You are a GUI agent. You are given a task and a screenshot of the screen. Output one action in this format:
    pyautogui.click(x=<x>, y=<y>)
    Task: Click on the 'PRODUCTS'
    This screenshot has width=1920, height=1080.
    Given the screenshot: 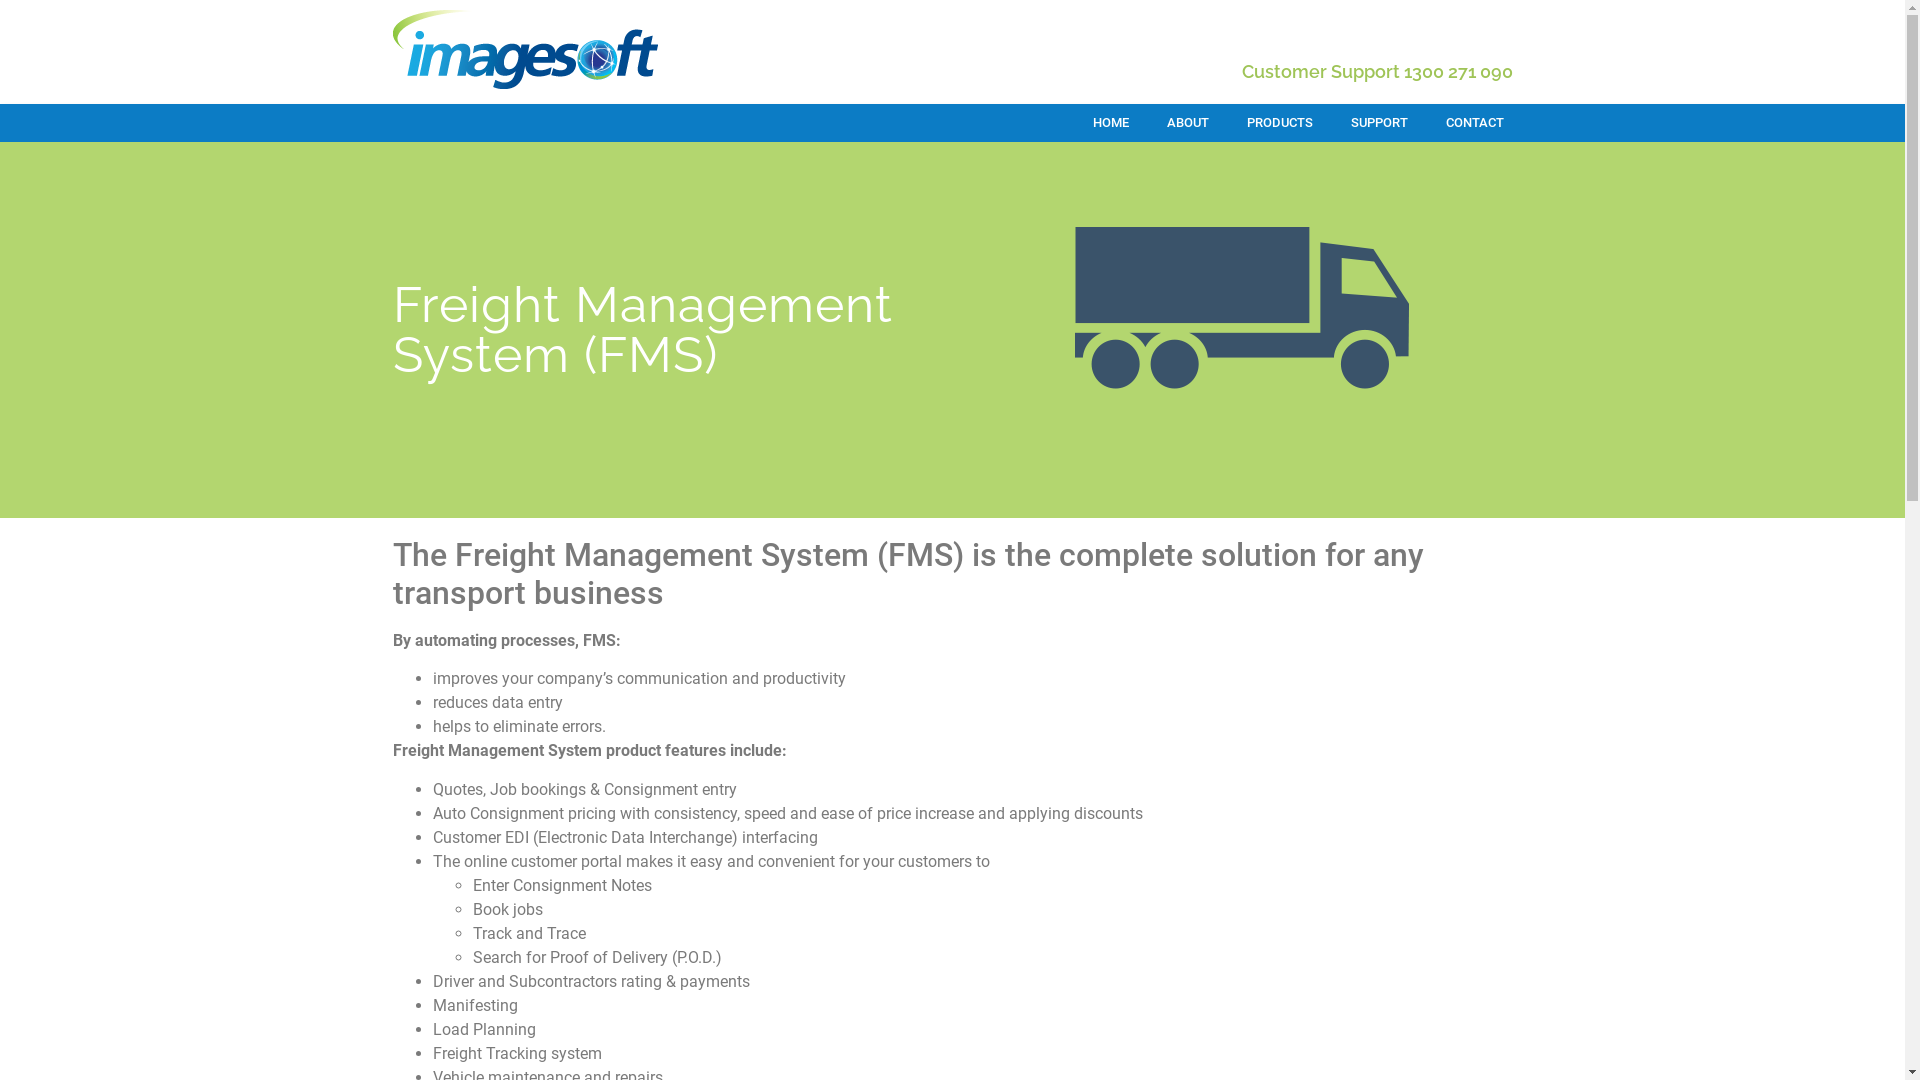 What is the action you would take?
    pyautogui.click(x=1280, y=123)
    